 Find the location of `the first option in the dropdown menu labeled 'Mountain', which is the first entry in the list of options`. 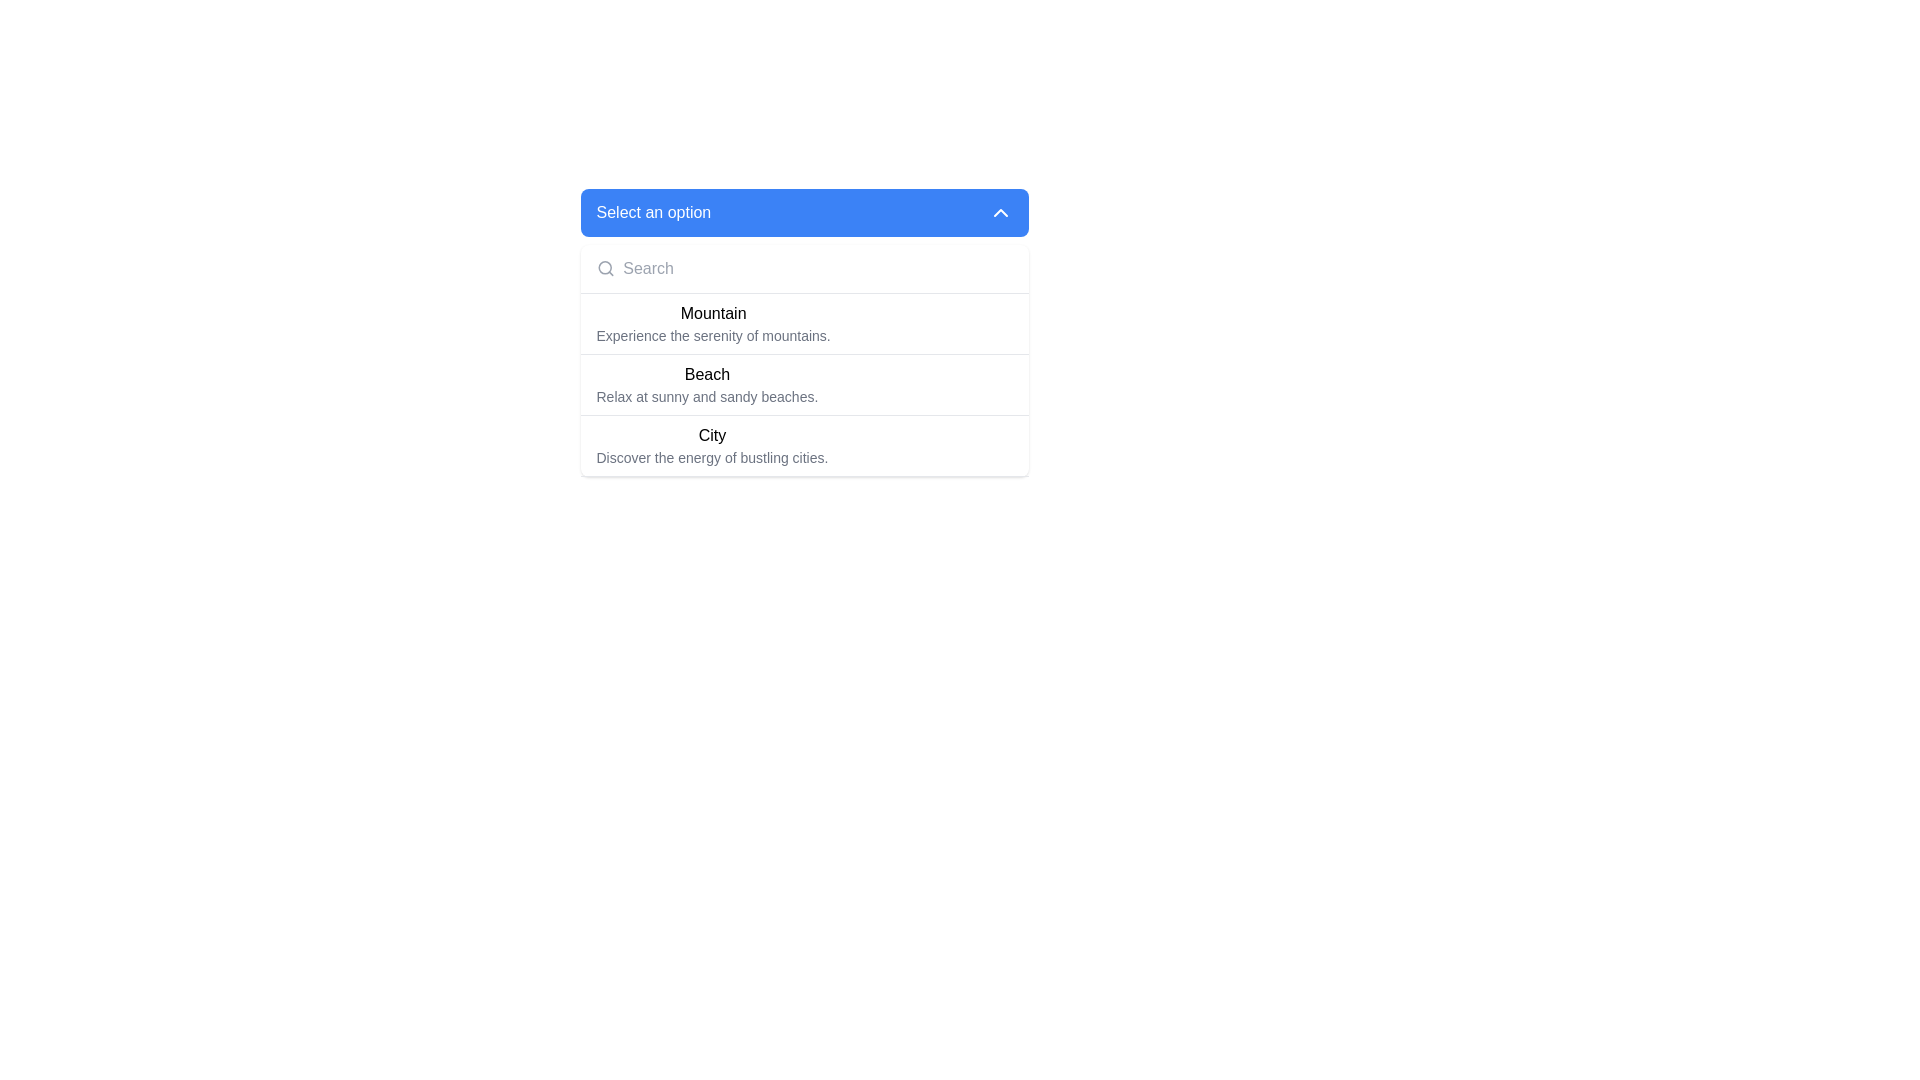

the first option in the dropdown menu labeled 'Mountain', which is the first entry in the list of options is located at coordinates (804, 323).